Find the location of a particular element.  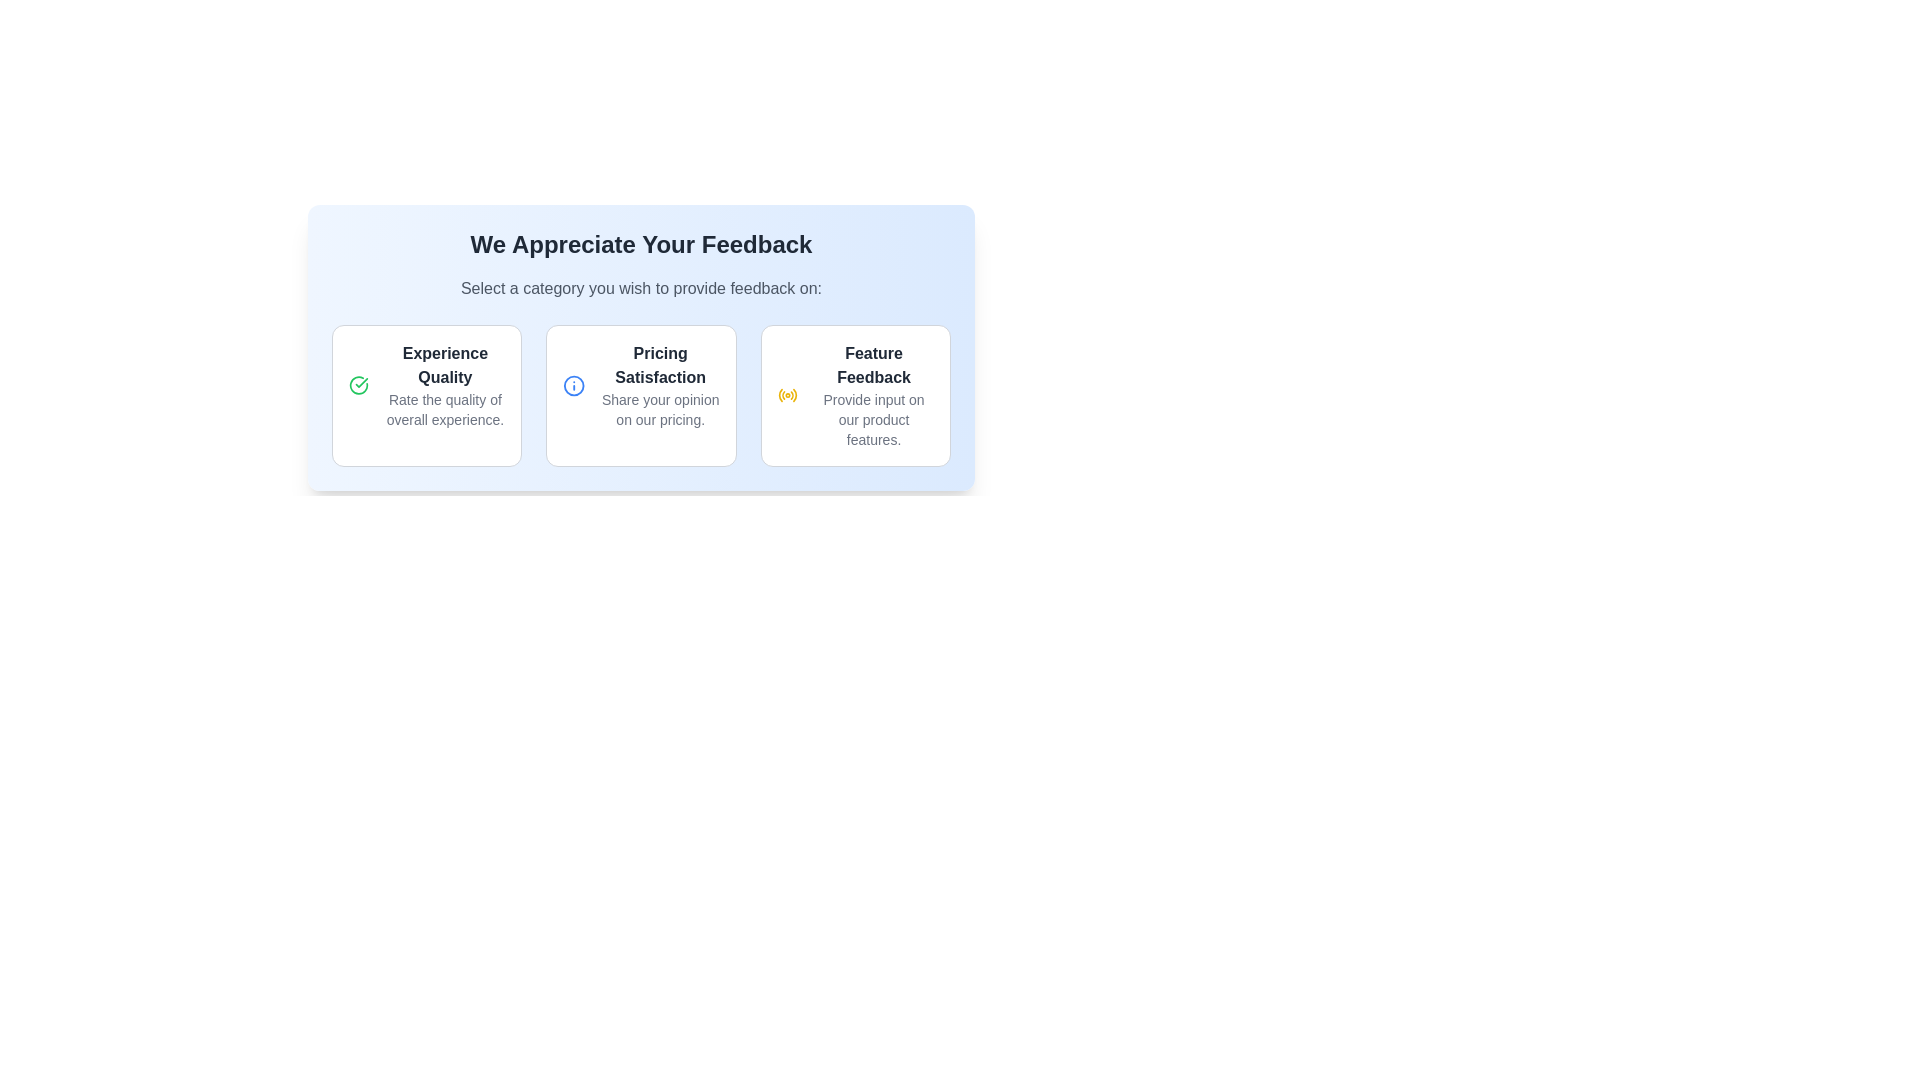

the static text heading that serves as a welcoming section for the feedback form, located directly above the subheading 'Select a category you wish to provide feedback on.' is located at coordinates (641, 244).